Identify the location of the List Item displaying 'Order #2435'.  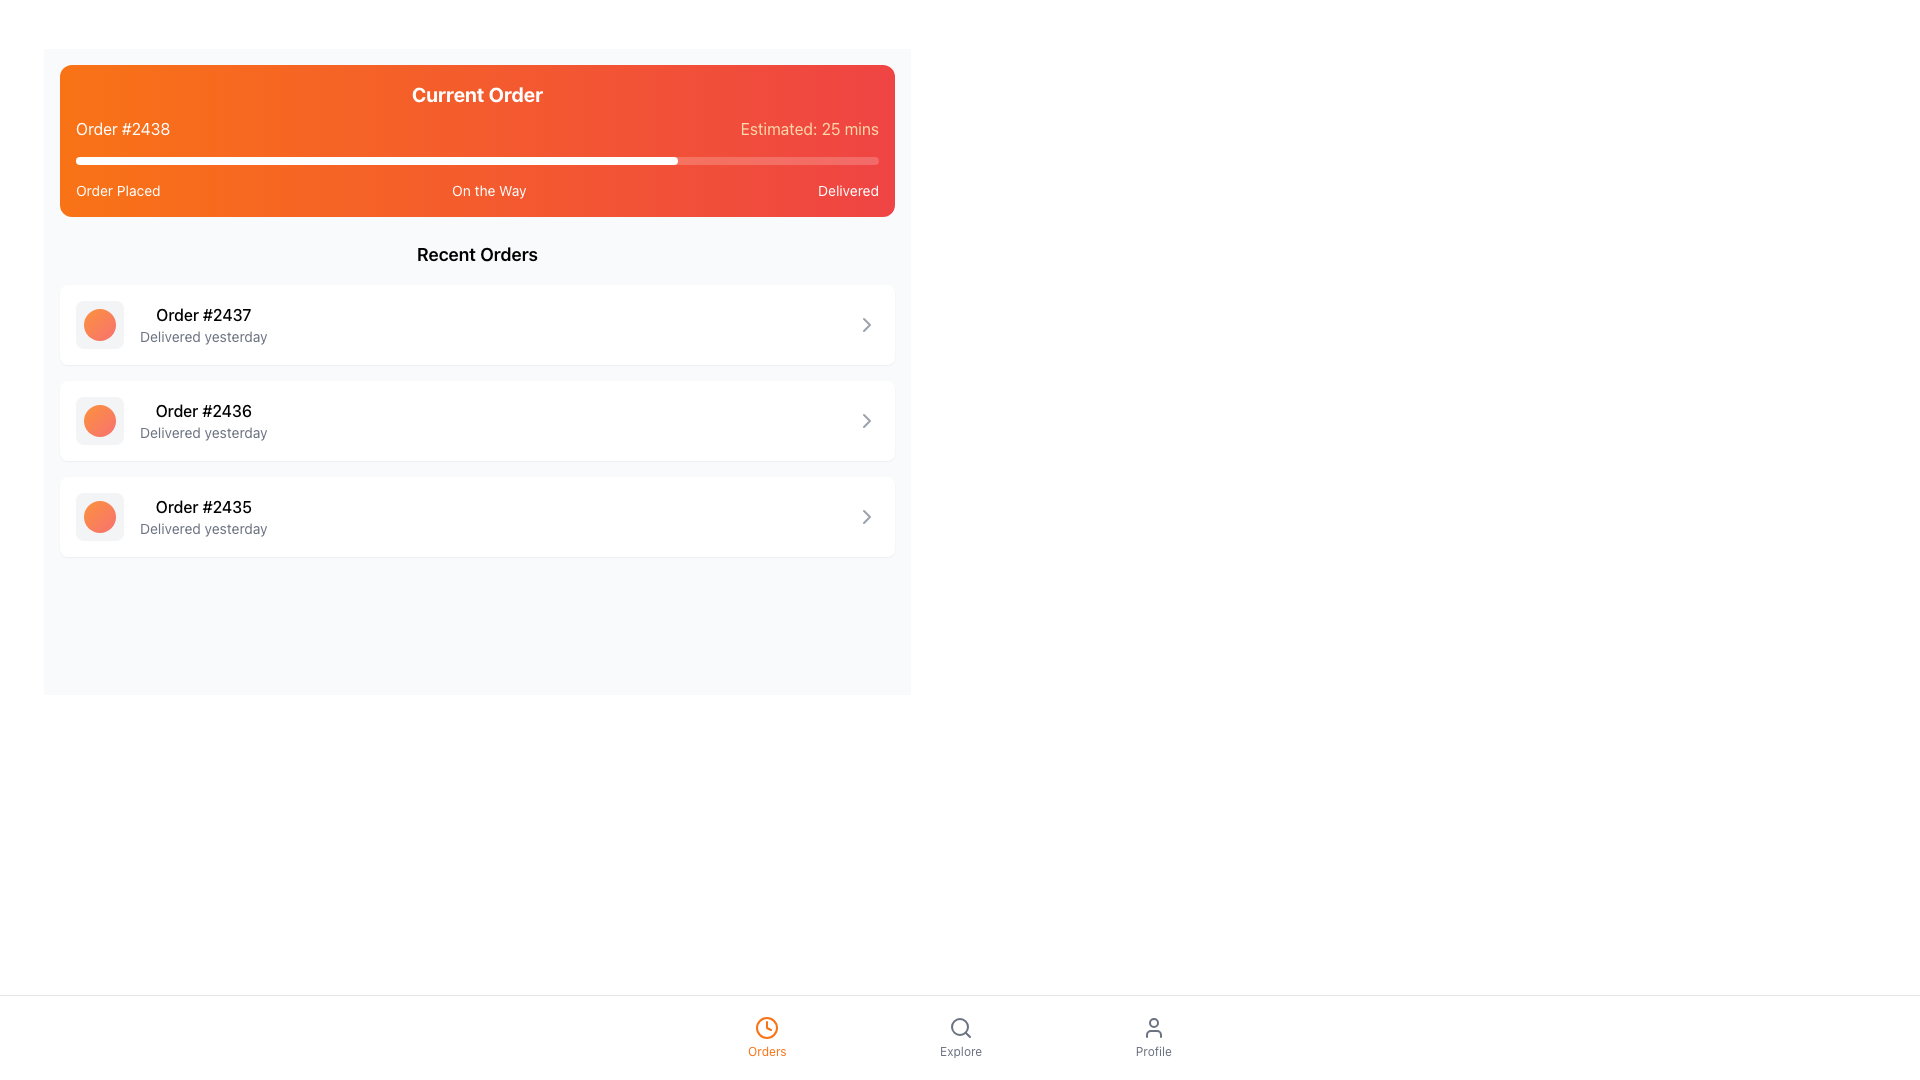
(171, 515).